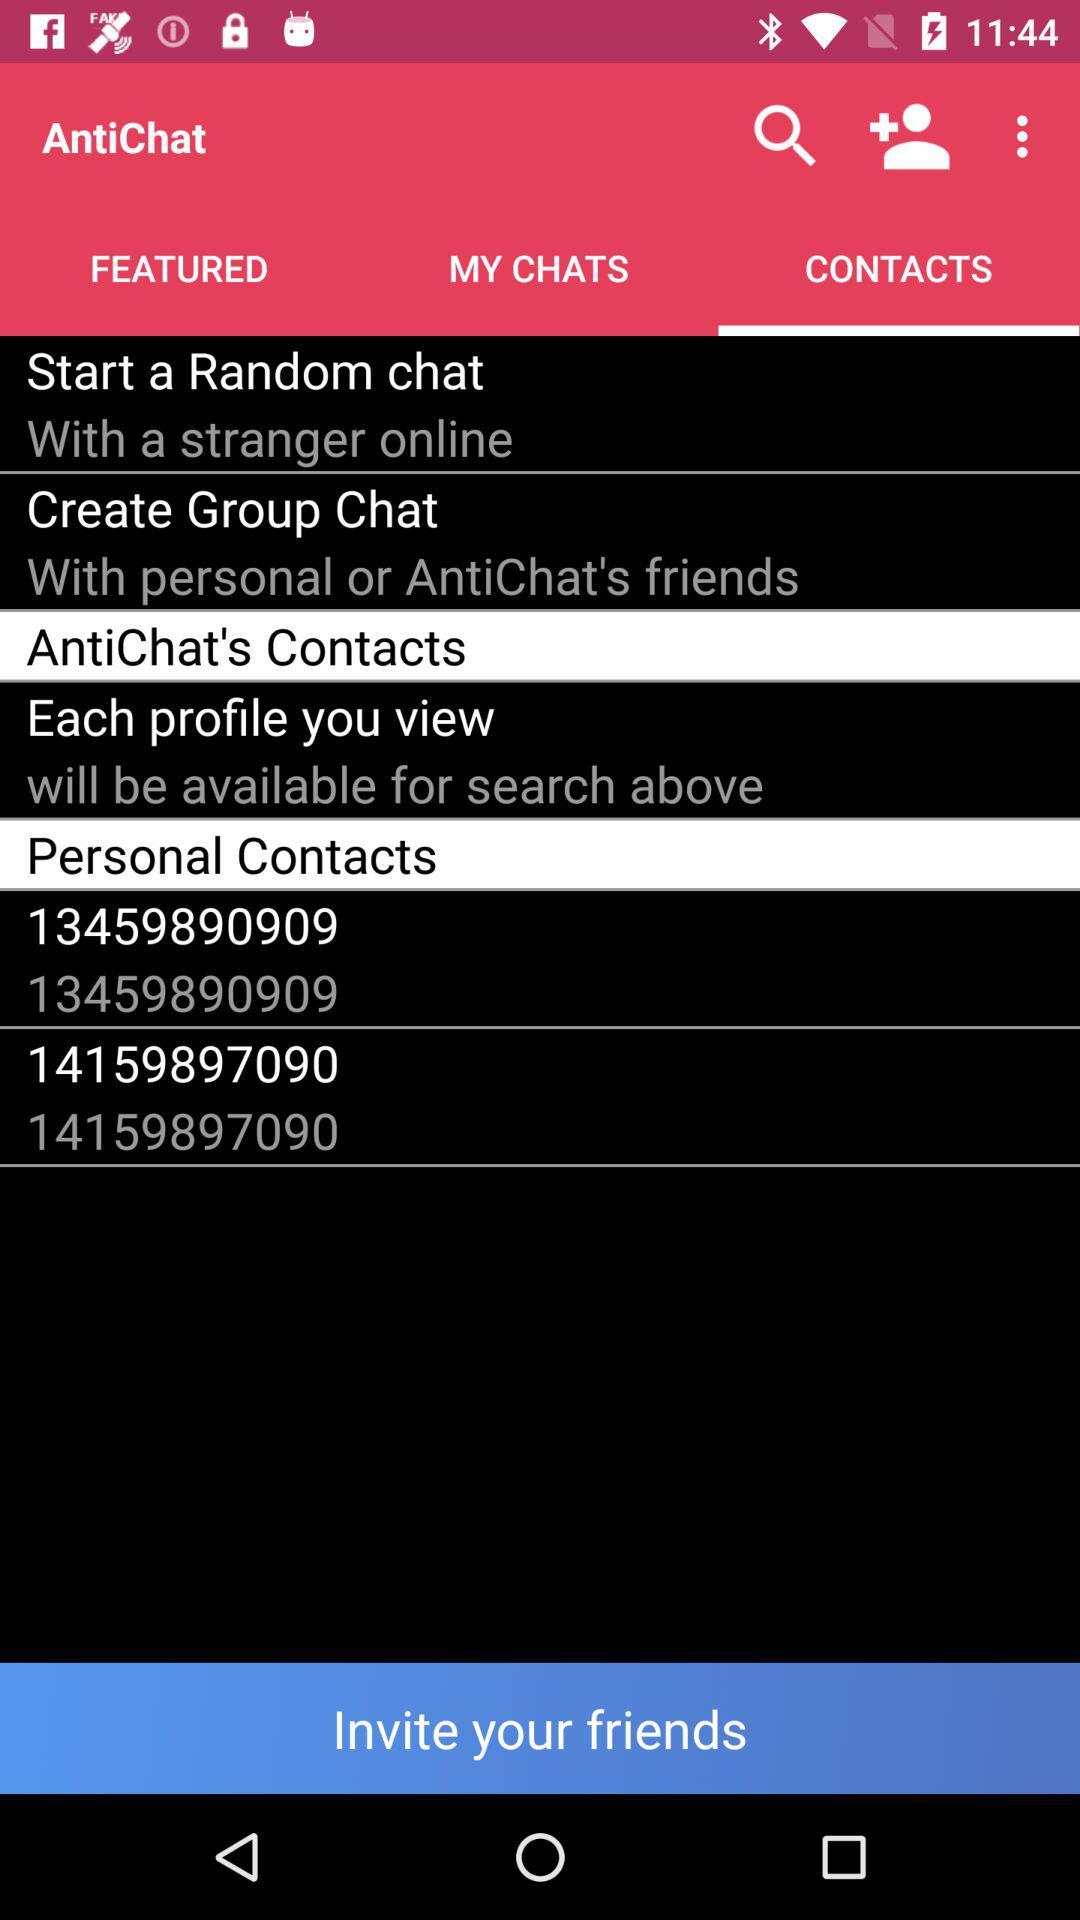  I want to click on friends, so click(540, 1727).